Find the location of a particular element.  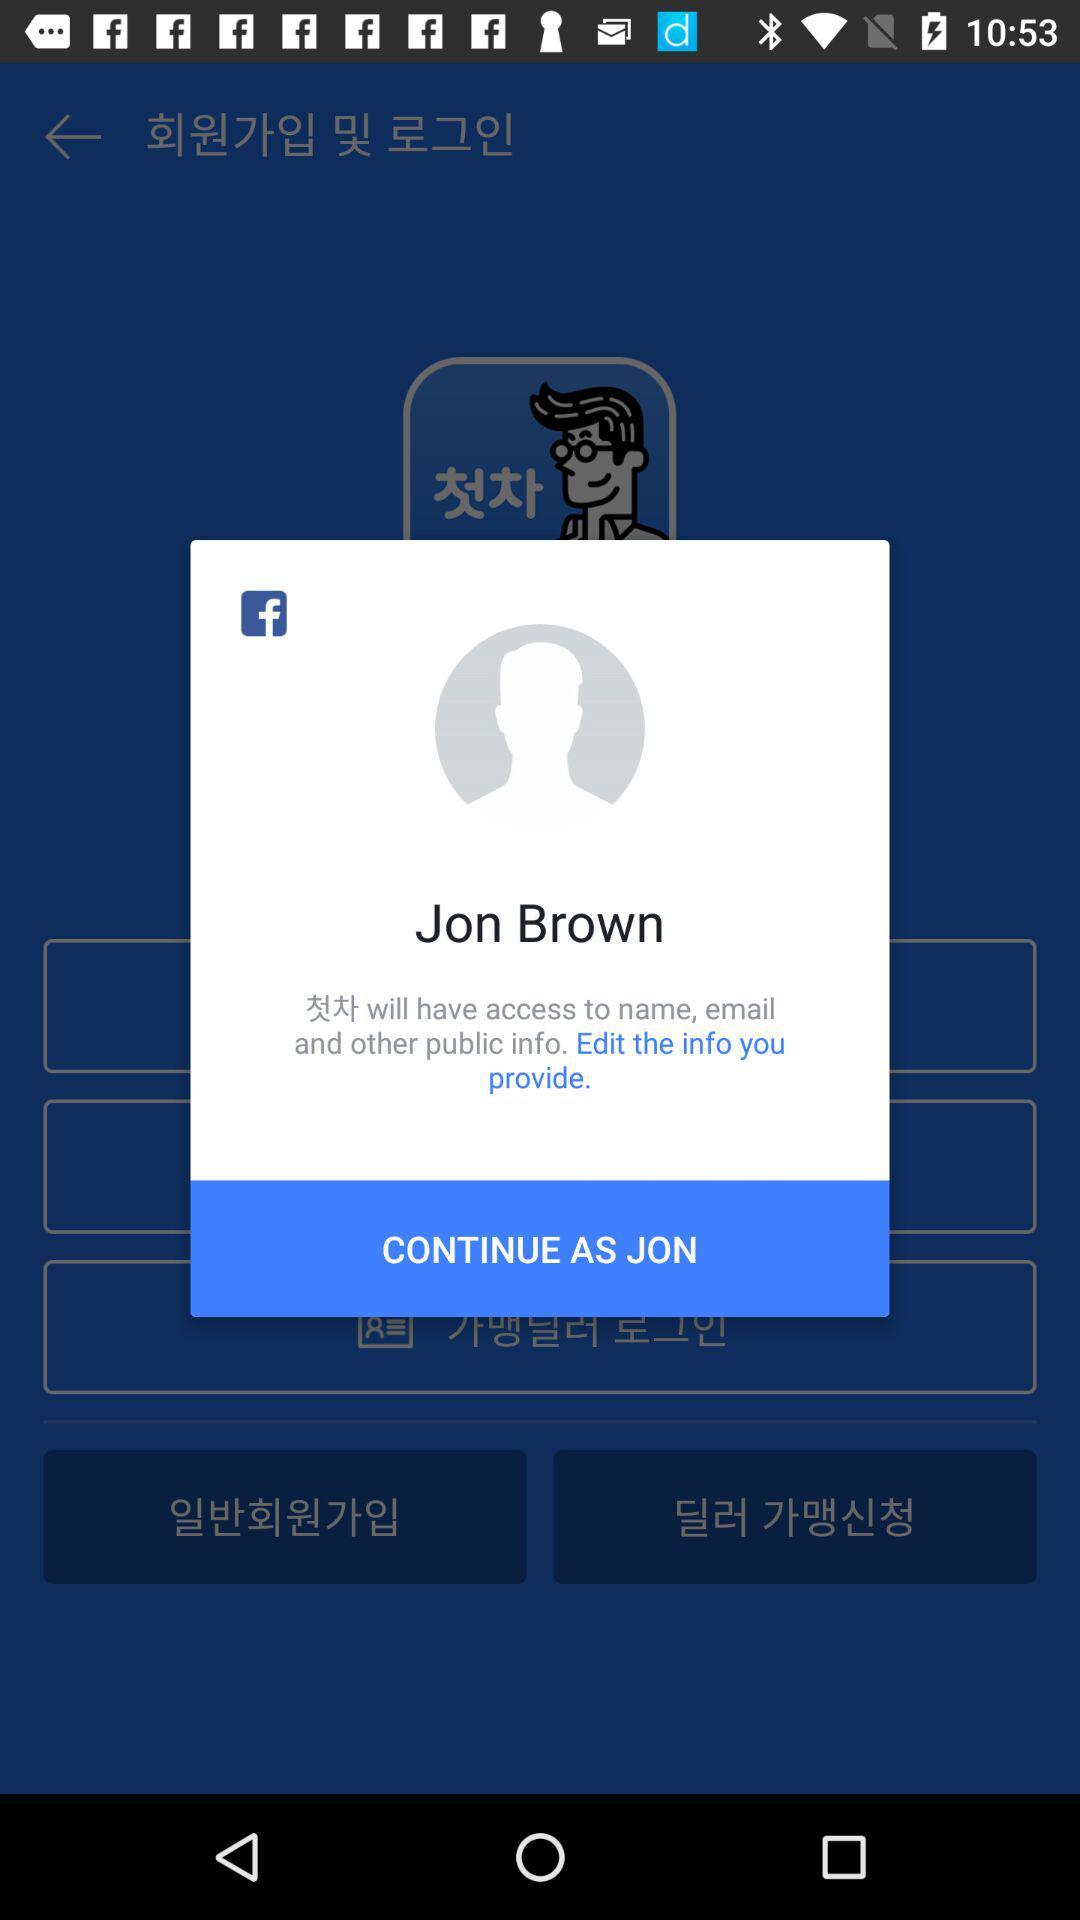

the continue as jon icon is located at coordinates (540, 1247).